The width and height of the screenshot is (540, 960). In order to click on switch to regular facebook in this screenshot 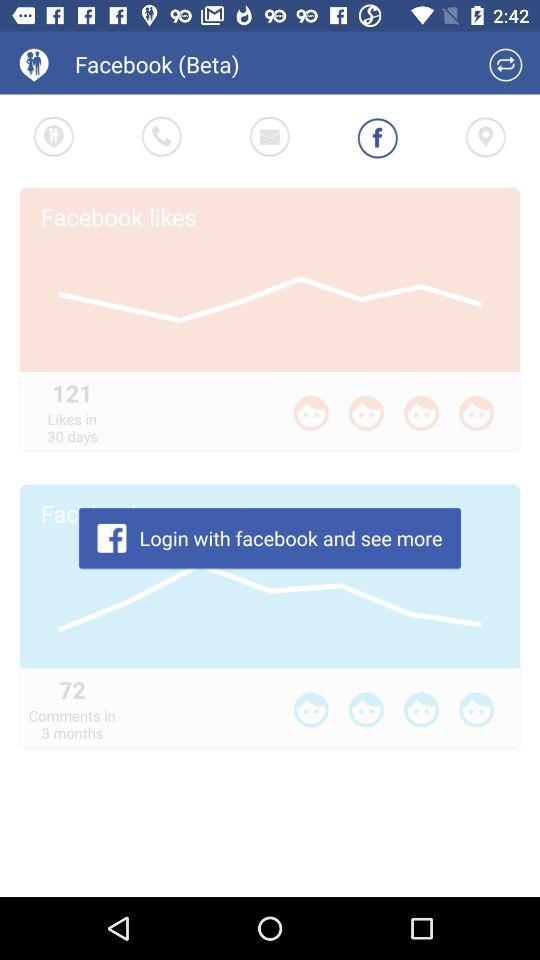, I will do `click(504, 65)`.